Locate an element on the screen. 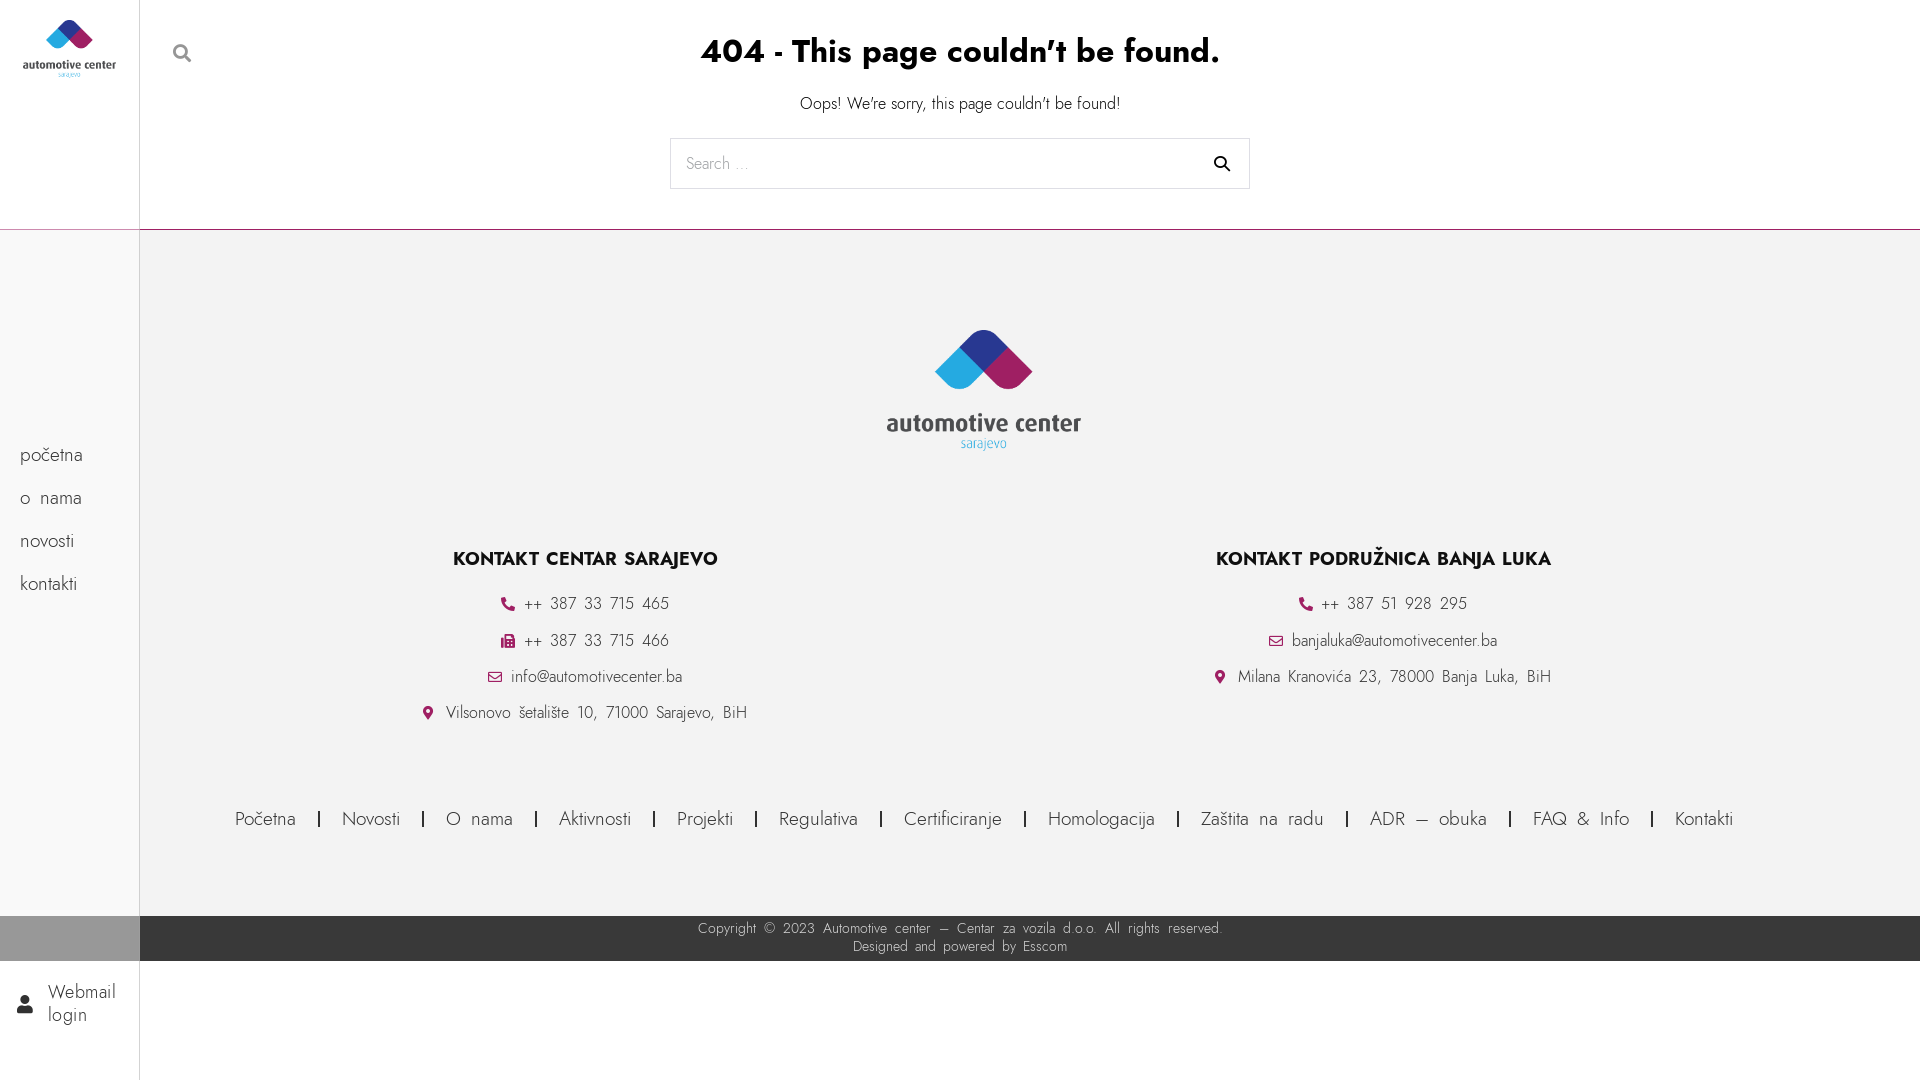 The height and width of the screenshot is (1080, 1920). 'banjaluka@automotivecenter.ba' is located at coordinates (1381, 640).